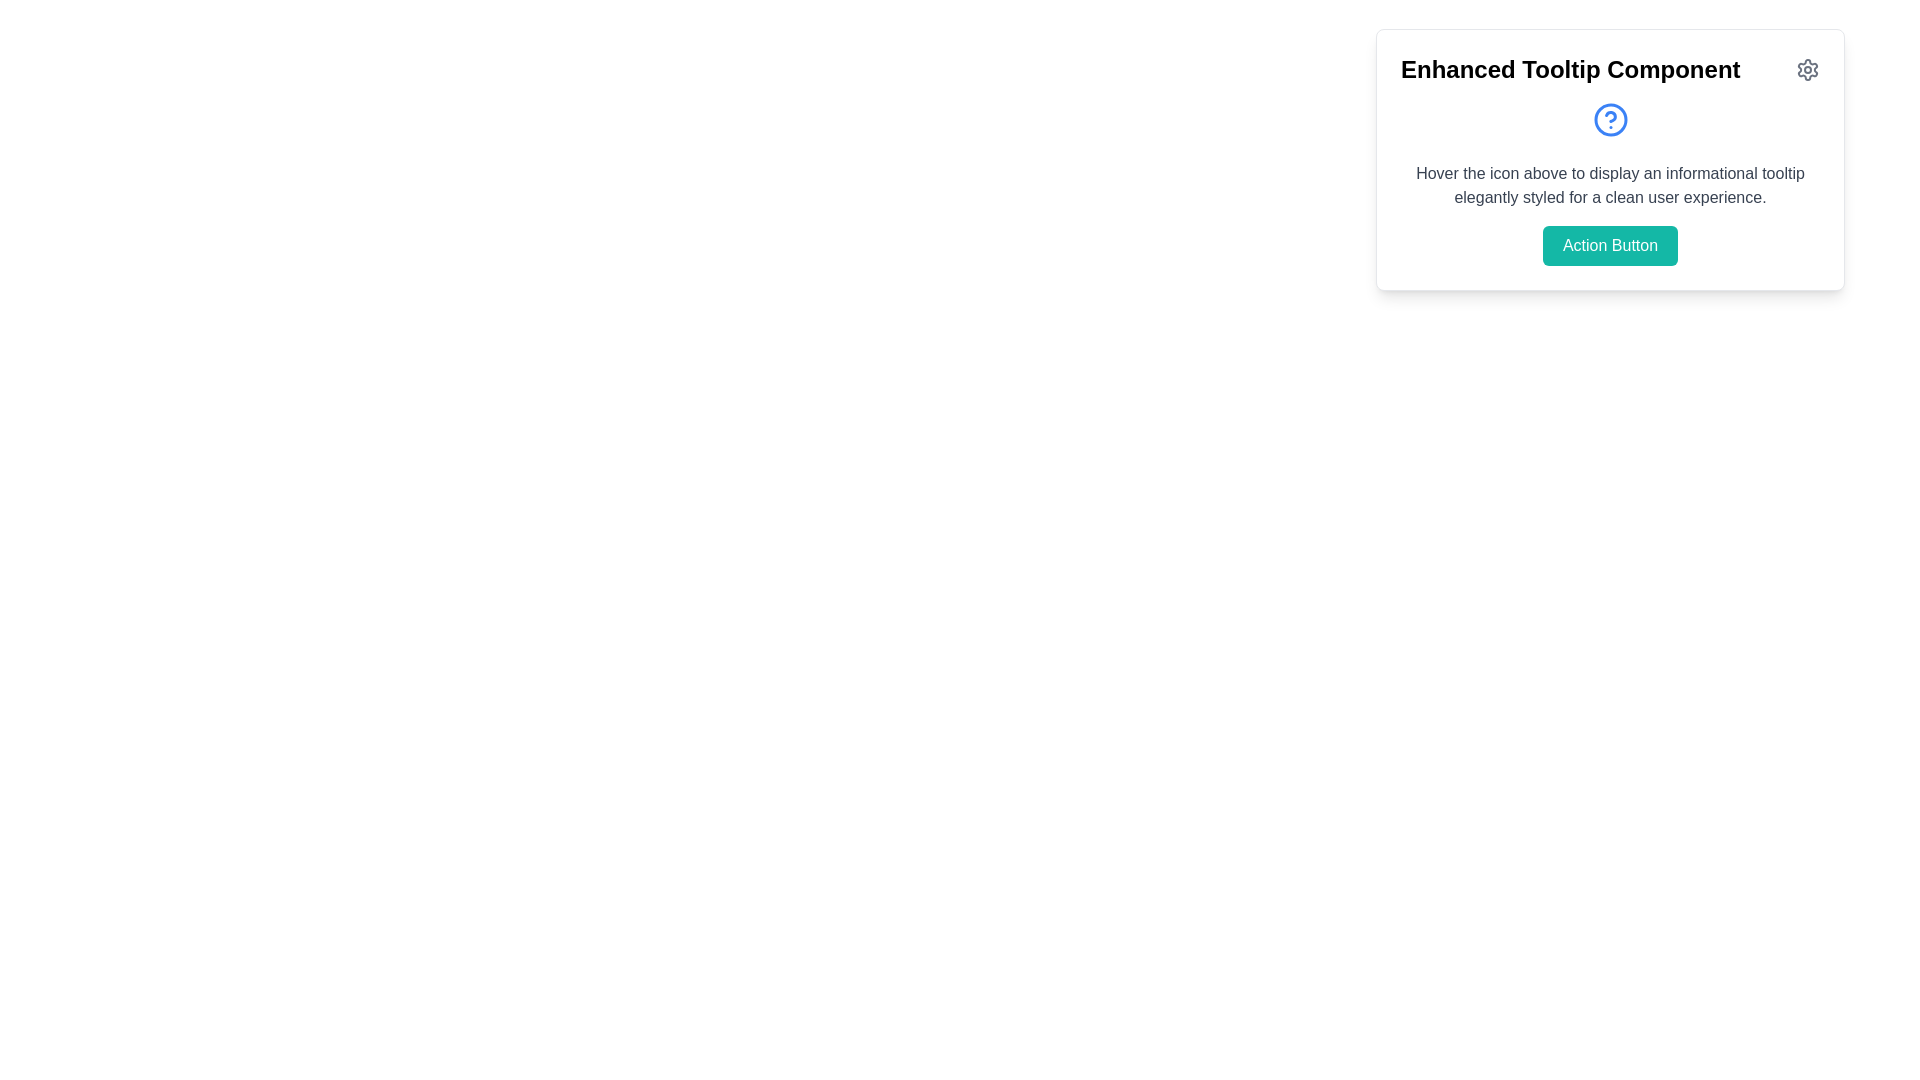 The width and height of the screenshot is (1920, 1080). Describe the element at coordinates (1610, 158) in the screenshot. I see `the blue question mark icon in the Enhanced Tooltip Component card` at that location.